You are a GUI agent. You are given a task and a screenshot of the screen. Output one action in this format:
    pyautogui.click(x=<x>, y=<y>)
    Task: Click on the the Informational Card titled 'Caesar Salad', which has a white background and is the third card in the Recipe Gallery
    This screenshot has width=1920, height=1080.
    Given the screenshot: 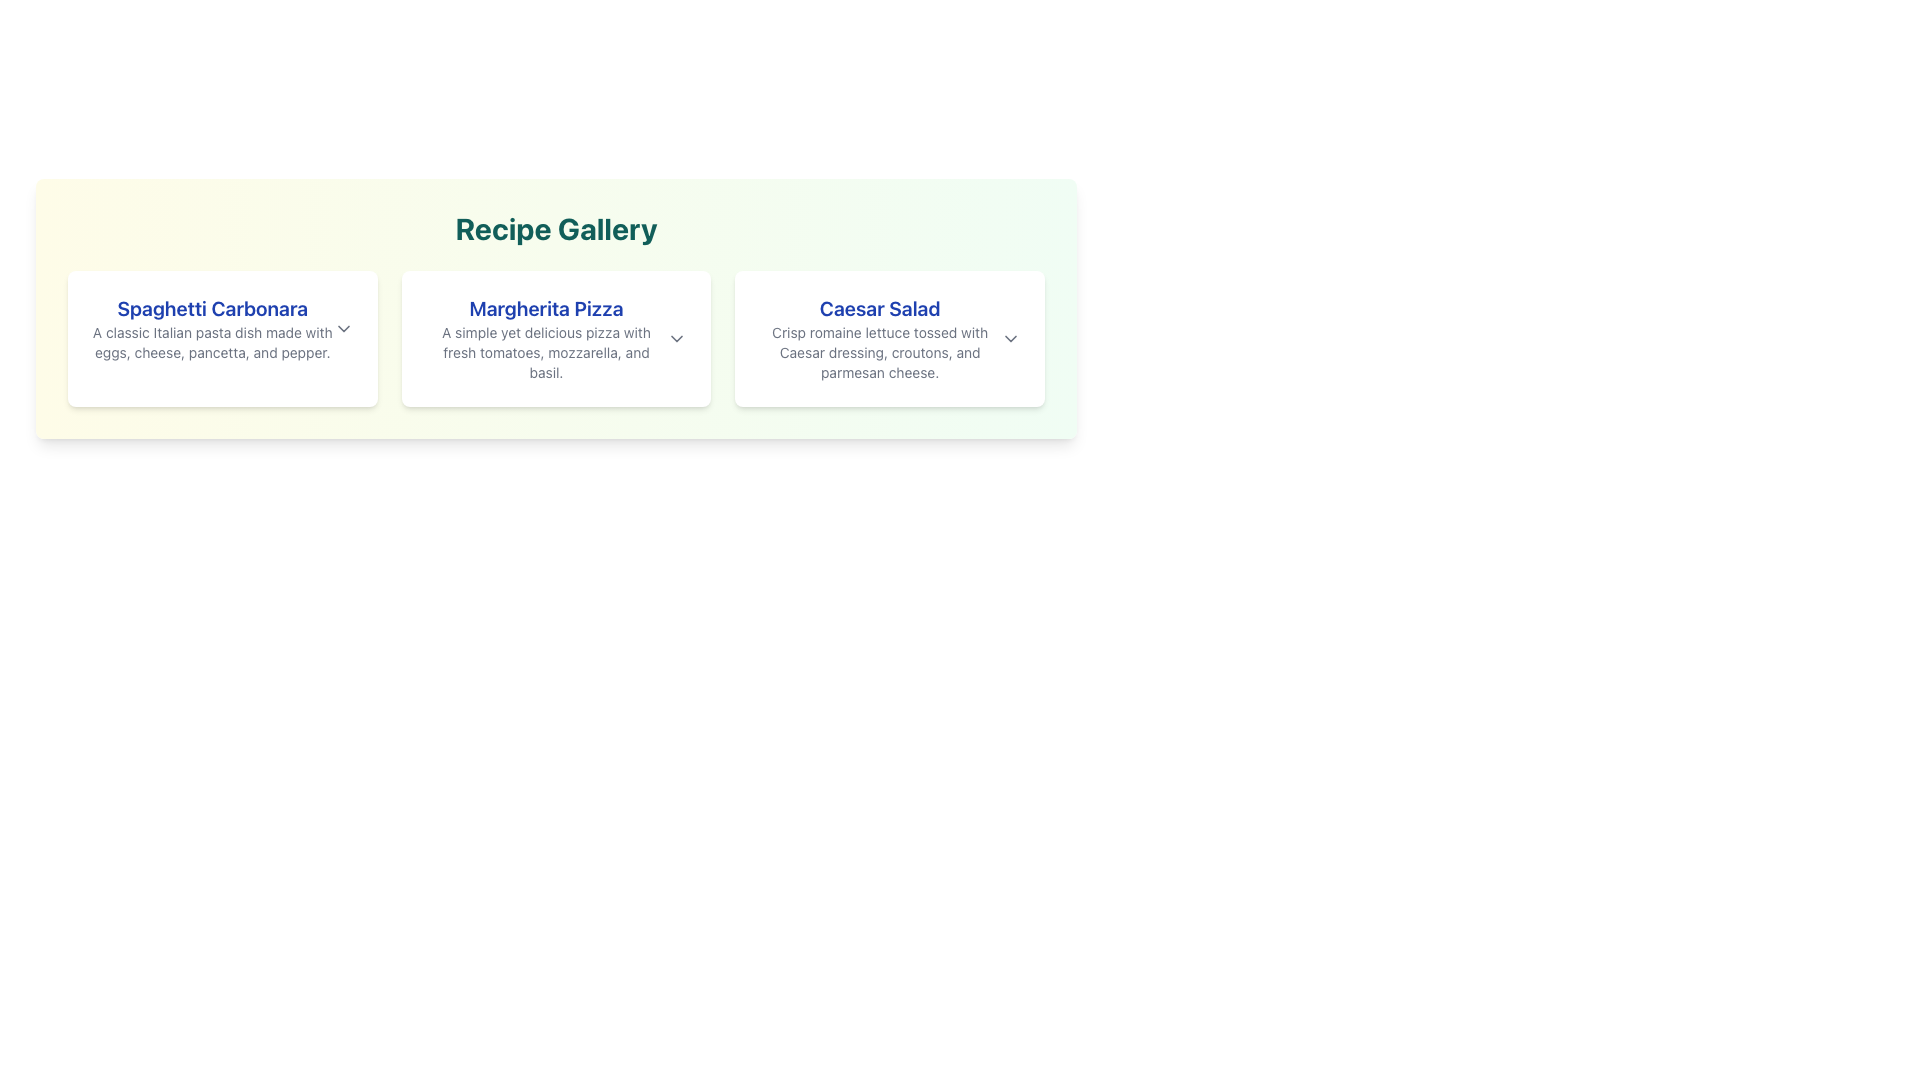 What is the action you would take?
    pyautogui.click(x=889, y=338)
    